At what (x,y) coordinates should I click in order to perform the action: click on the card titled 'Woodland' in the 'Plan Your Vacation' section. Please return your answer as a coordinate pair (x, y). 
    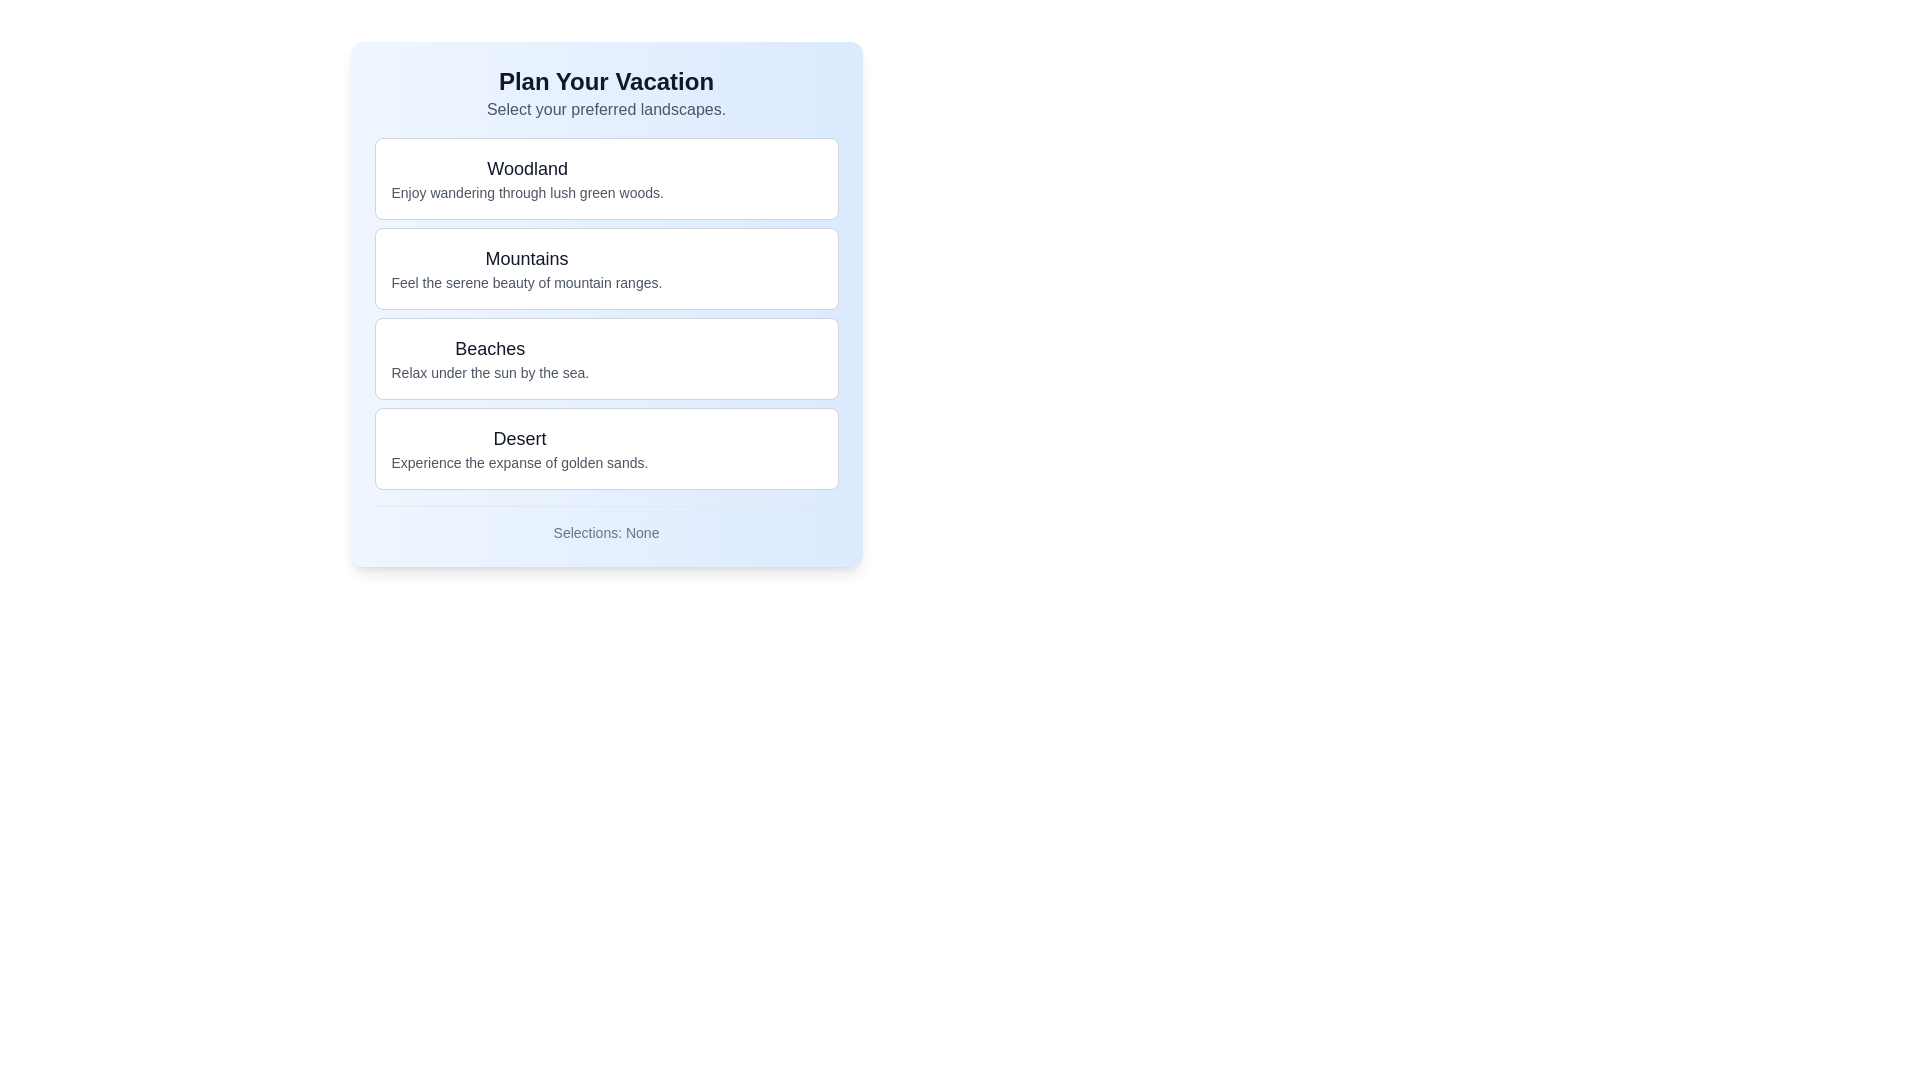
    Looking at the image, I should click on (605, 177).